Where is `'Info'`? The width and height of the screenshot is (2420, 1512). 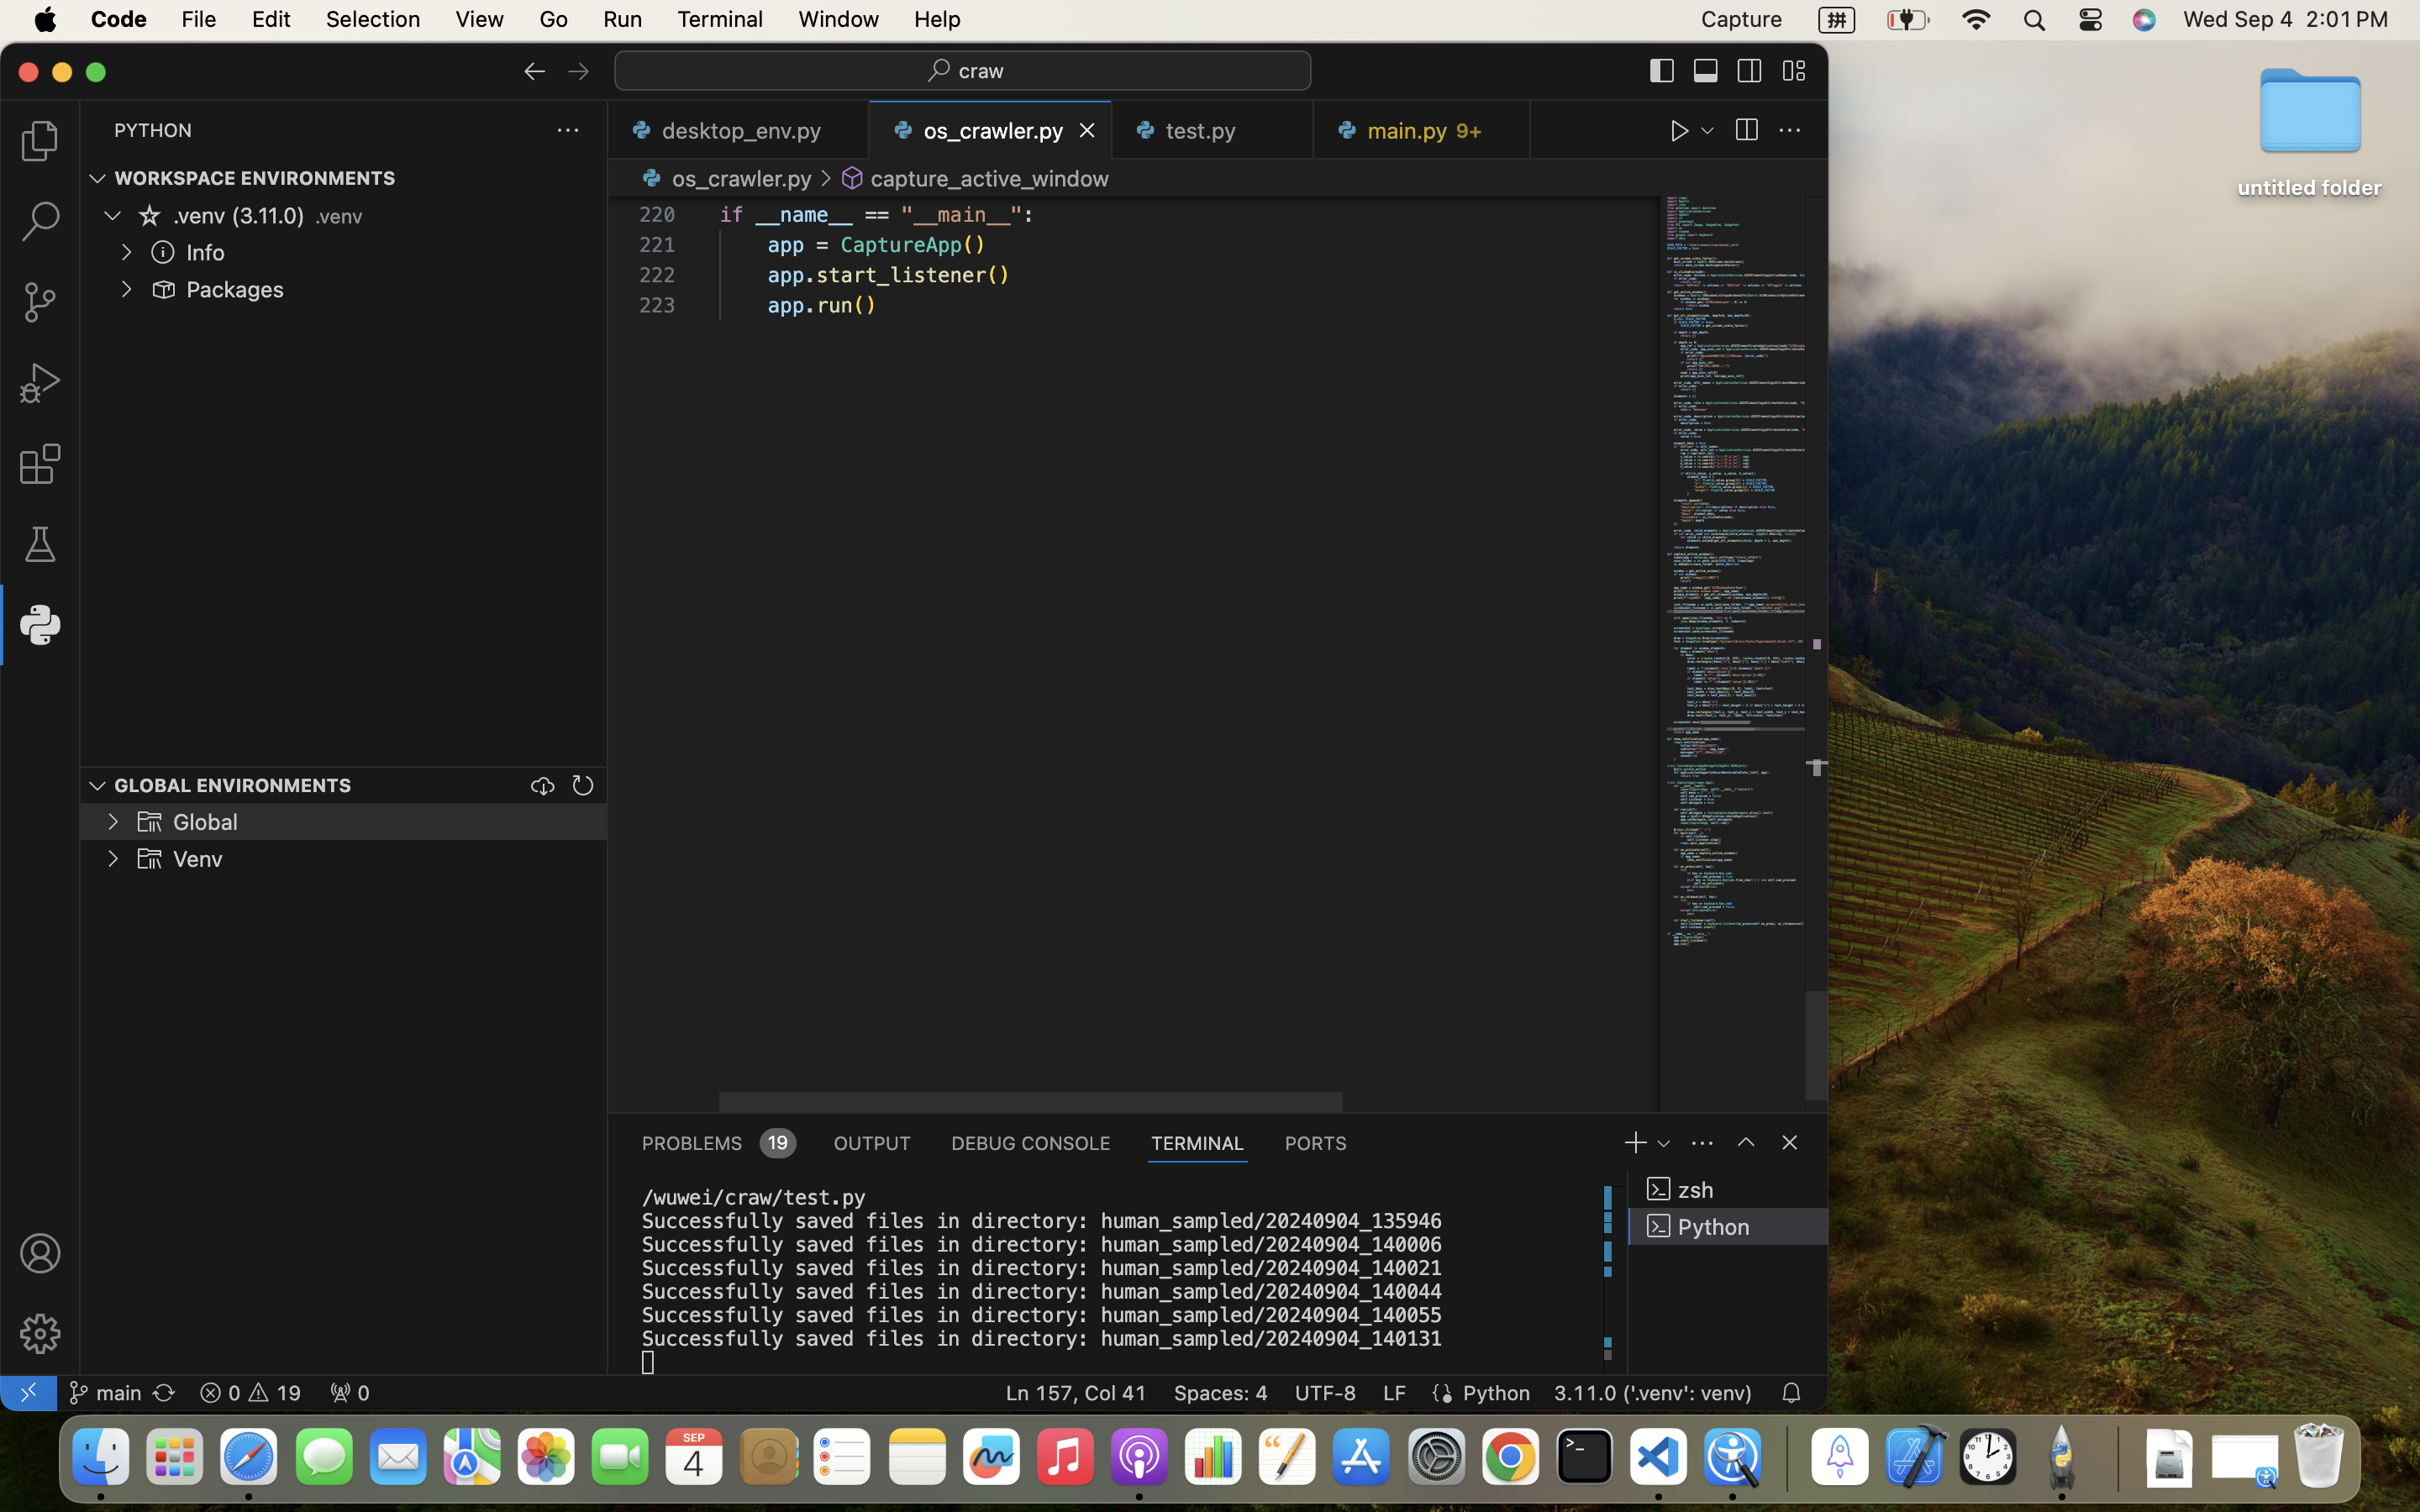 'Info' is located at coordinates (205, 251).